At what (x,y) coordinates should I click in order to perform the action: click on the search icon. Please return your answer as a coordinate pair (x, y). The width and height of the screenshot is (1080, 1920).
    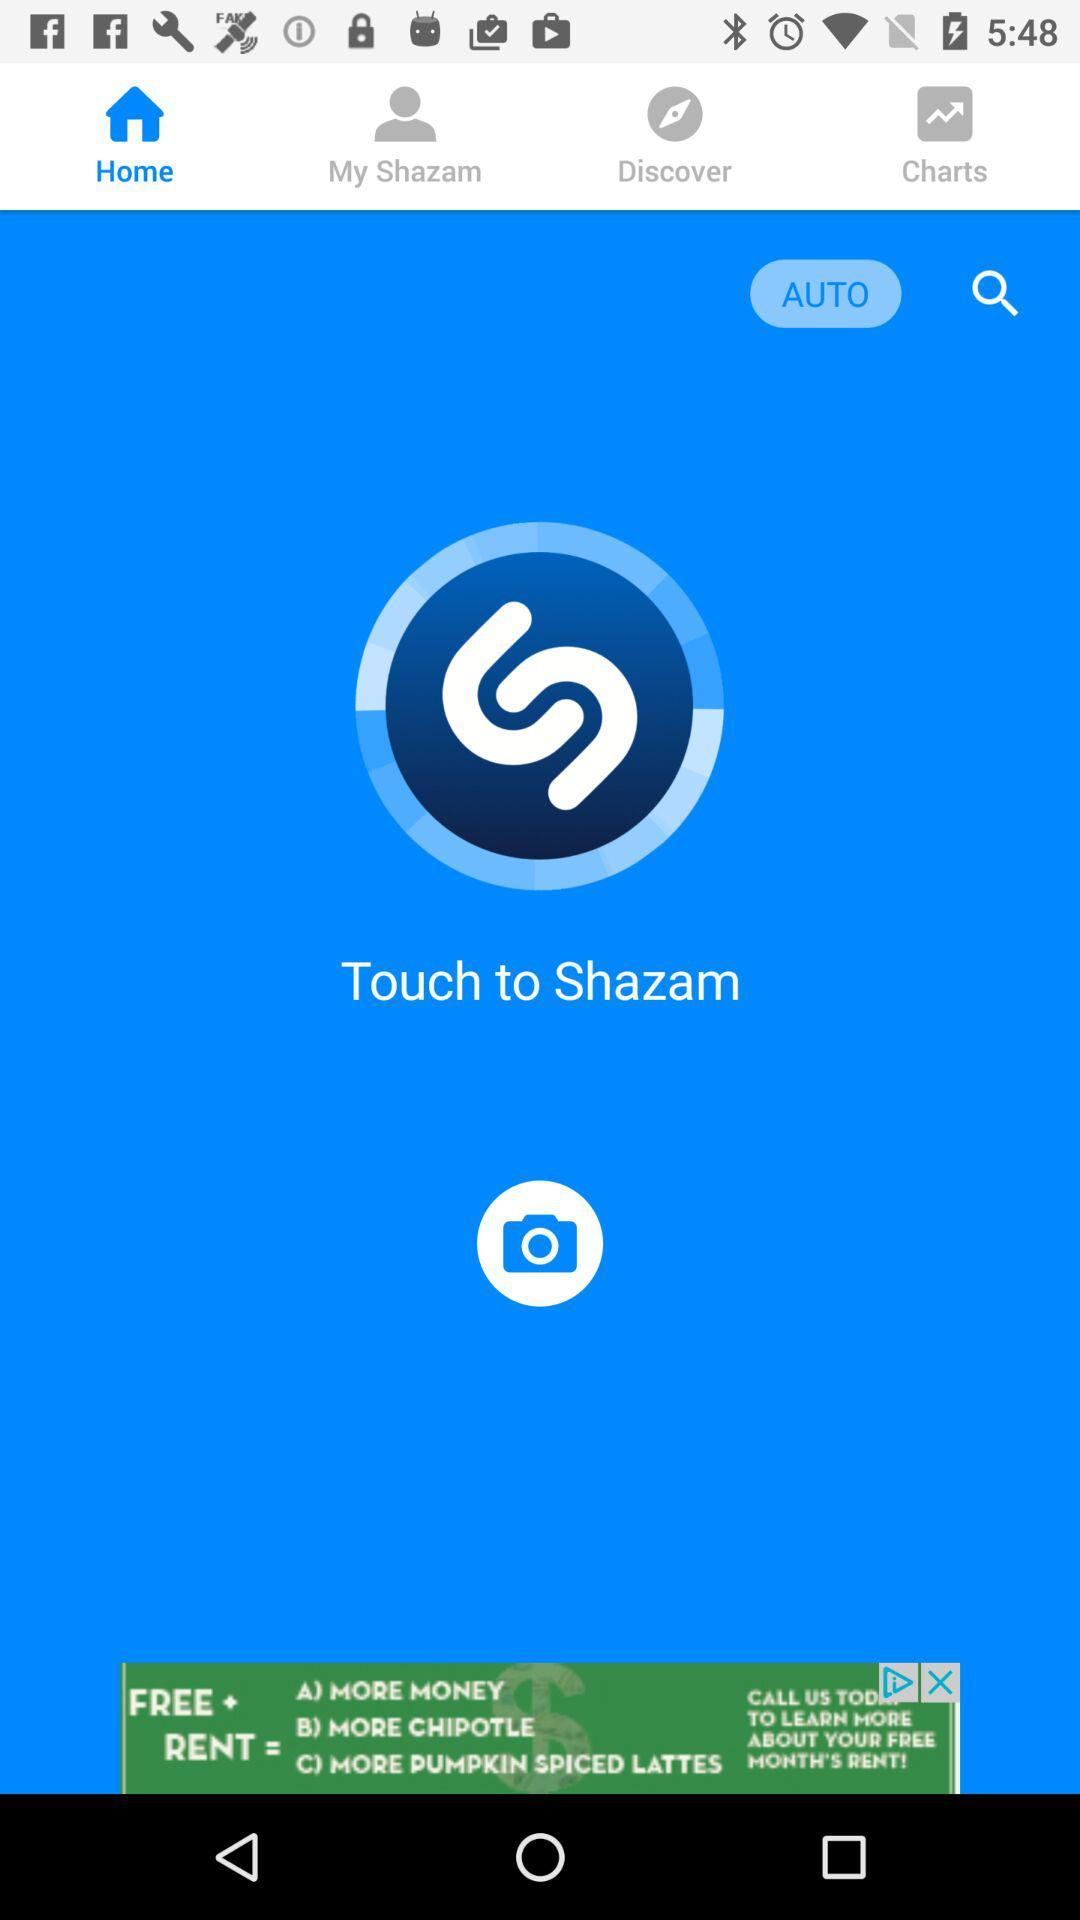
    Looking at the image, I should click on (995, 292).